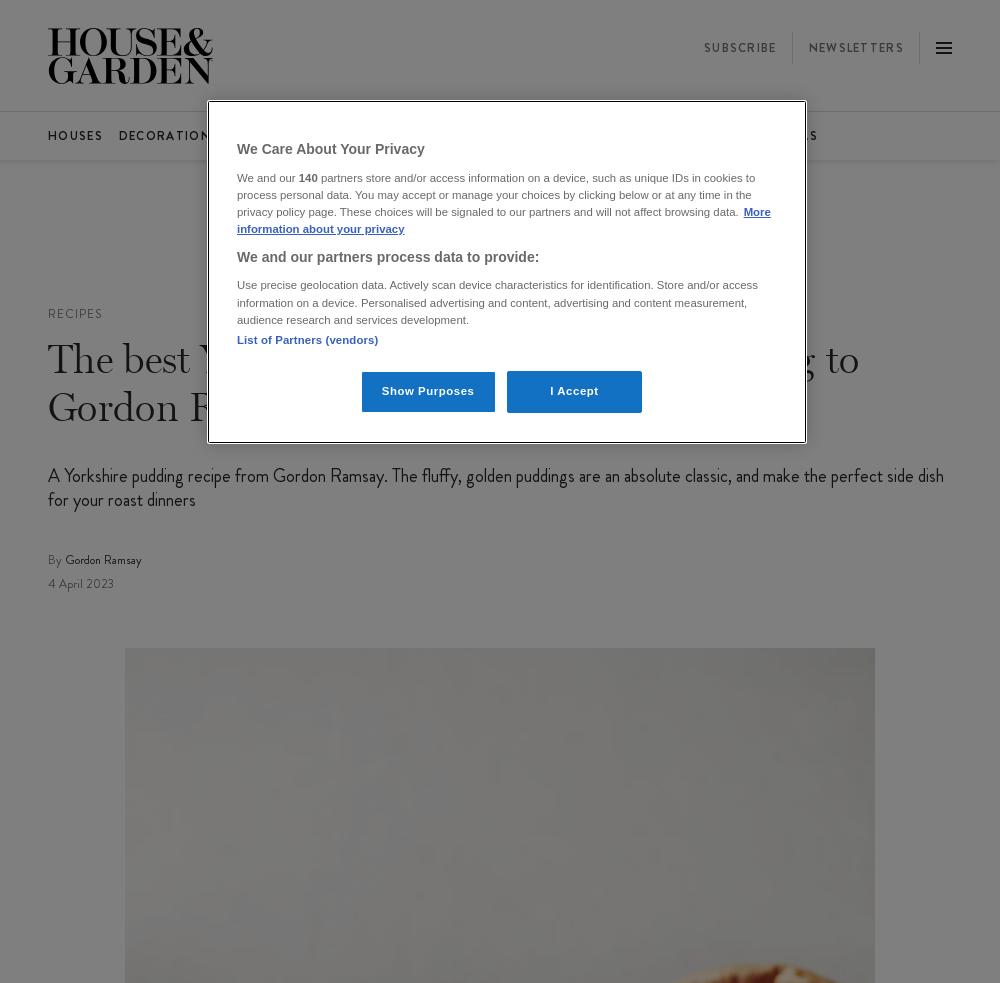 The image size is (1000, 983). What do you see at coordinates (808, 45) in the screenshot?
I see `'Newsletters'` at bounding box center [808, 45].